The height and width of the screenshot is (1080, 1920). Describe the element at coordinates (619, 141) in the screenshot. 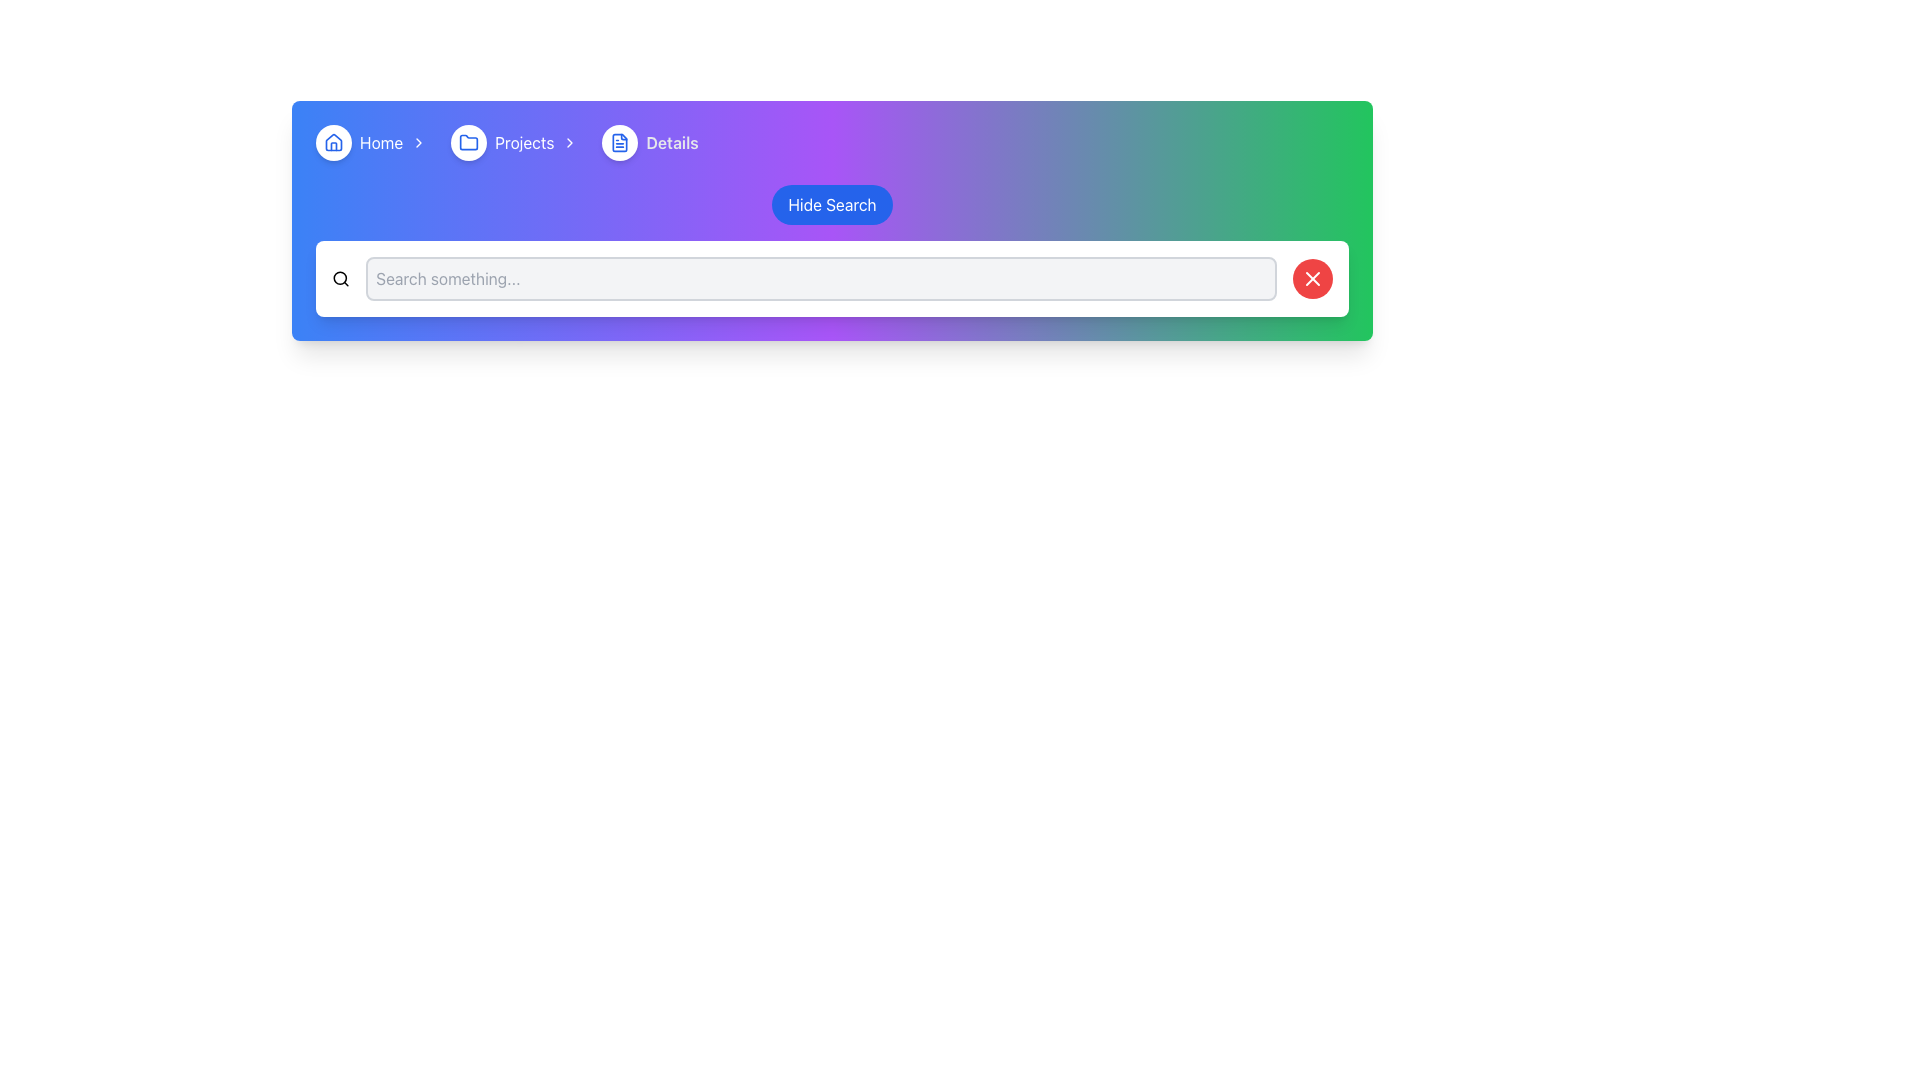

I see `the blue file icon with a circular white background located in the header breadcrumbs bar next to the 'Details' text` at that location.